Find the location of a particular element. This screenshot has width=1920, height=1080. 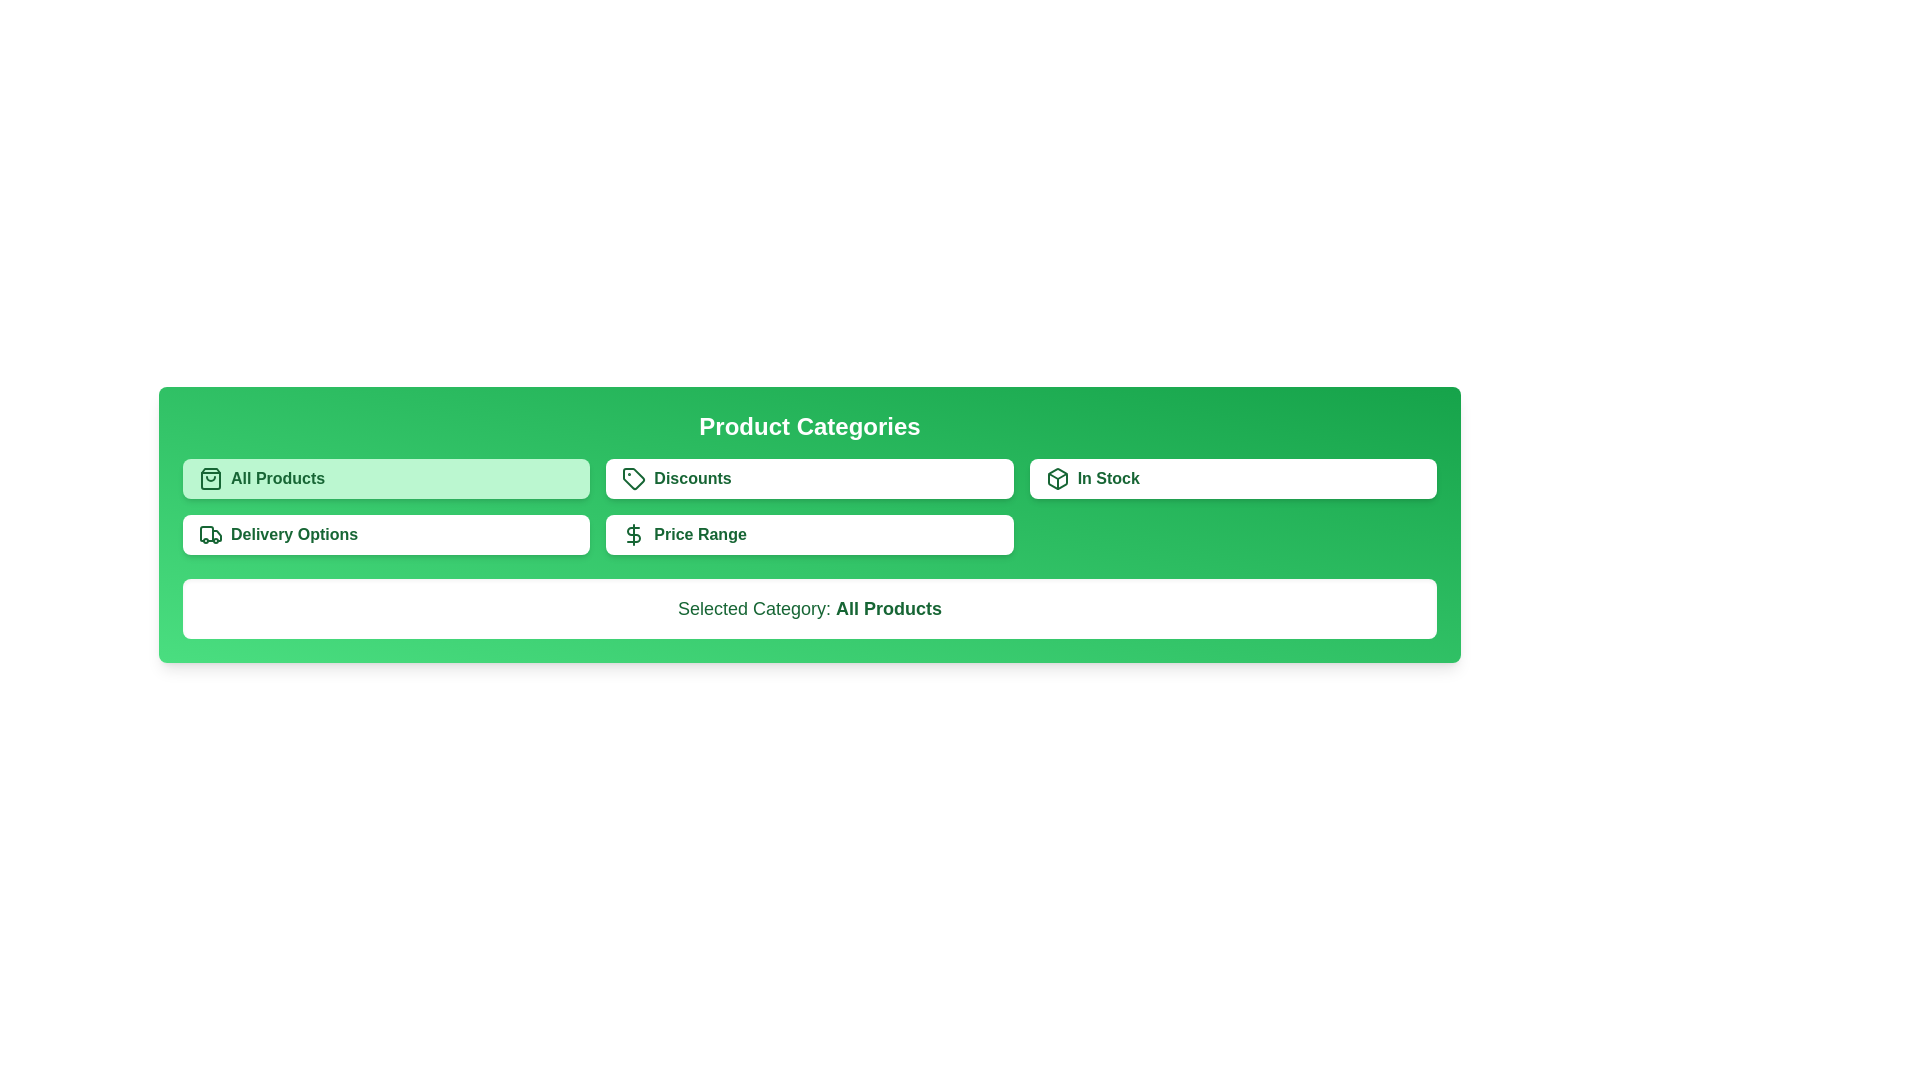

the discount filtering button located centrally in the 'Product Categories' section is located at coordinates (810, 478).